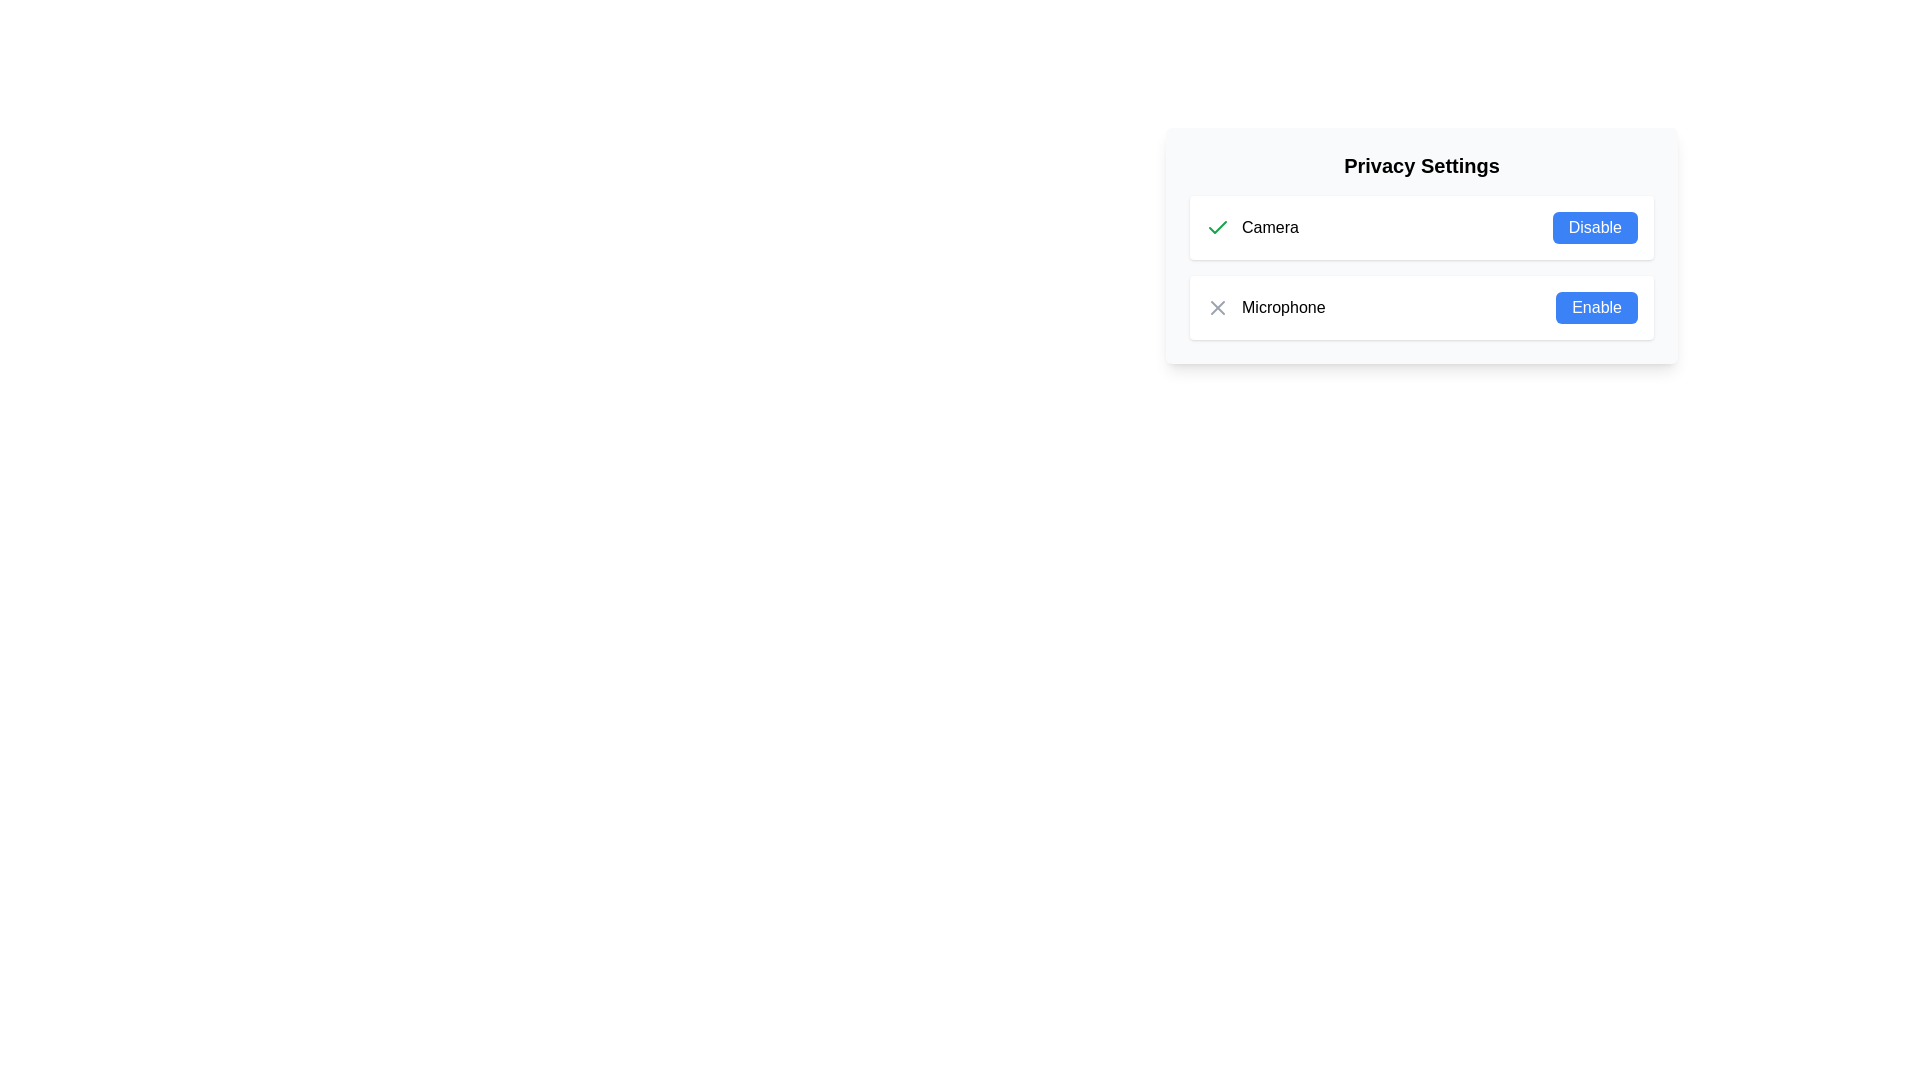  What do you see at coordinates (1264, 308) in the screenshot?
I see `the microphone label and icon element, which is the second item in the privacy settings list, below the 'Camera' item and left of the 'Enable' button` at bounding box center [1264, 308].